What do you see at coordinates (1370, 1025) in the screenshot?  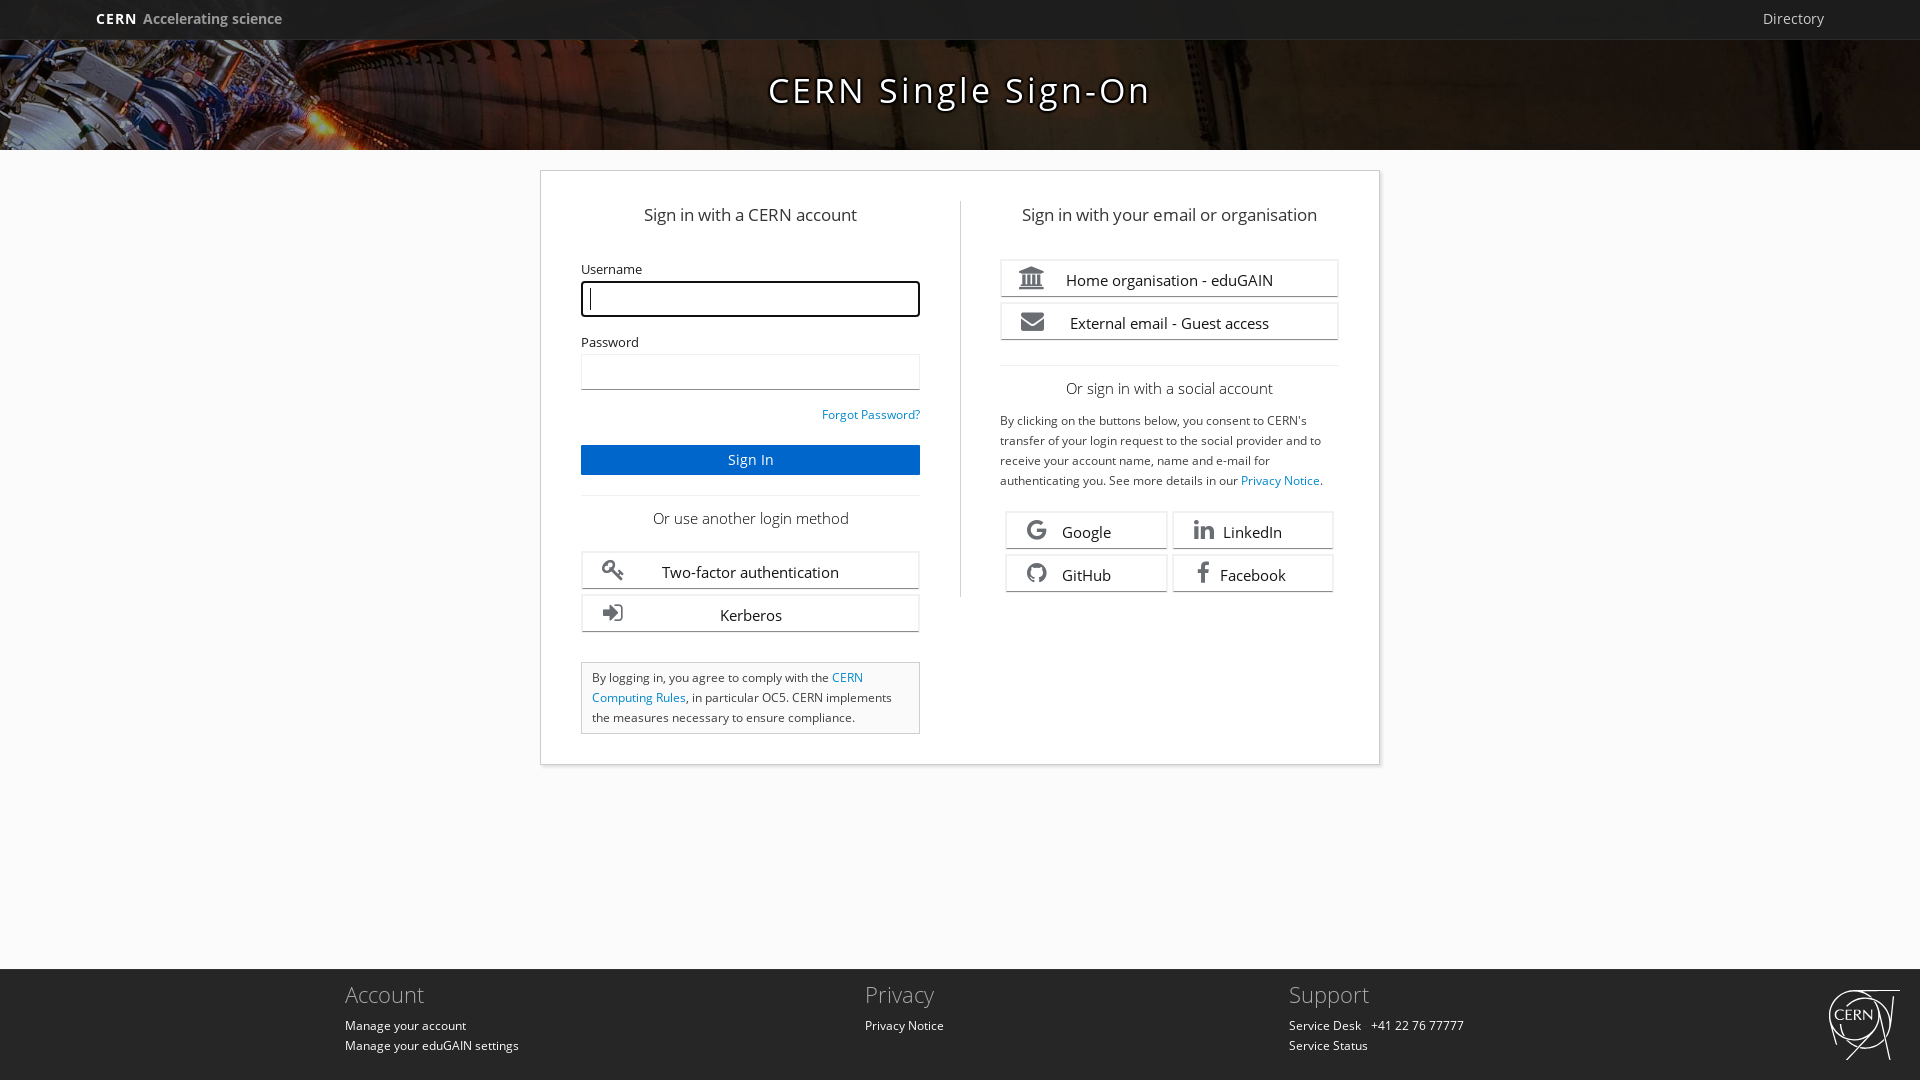 I see `'+41 22 76 77777'` at bounding box center [1370, 1025].